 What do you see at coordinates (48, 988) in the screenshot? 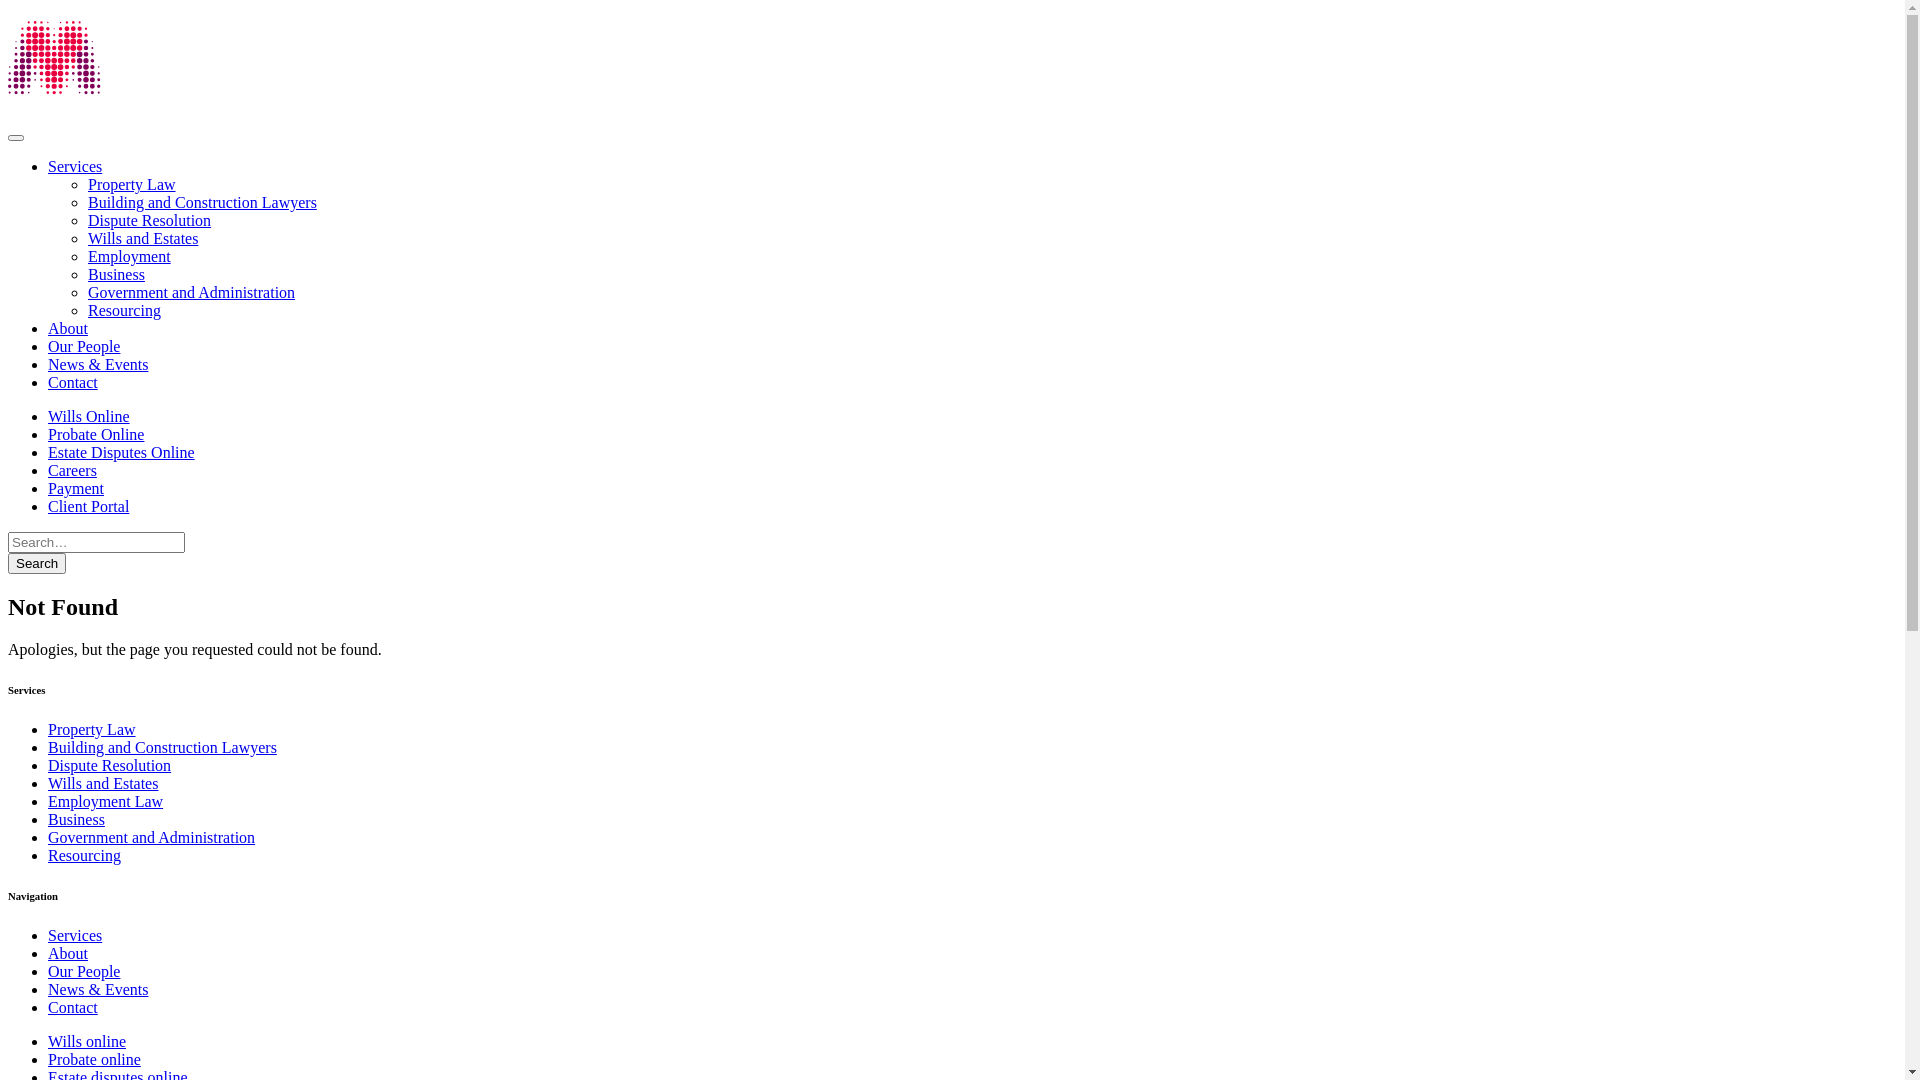
I see `'News & Events'` at bounding box center [48, 988].